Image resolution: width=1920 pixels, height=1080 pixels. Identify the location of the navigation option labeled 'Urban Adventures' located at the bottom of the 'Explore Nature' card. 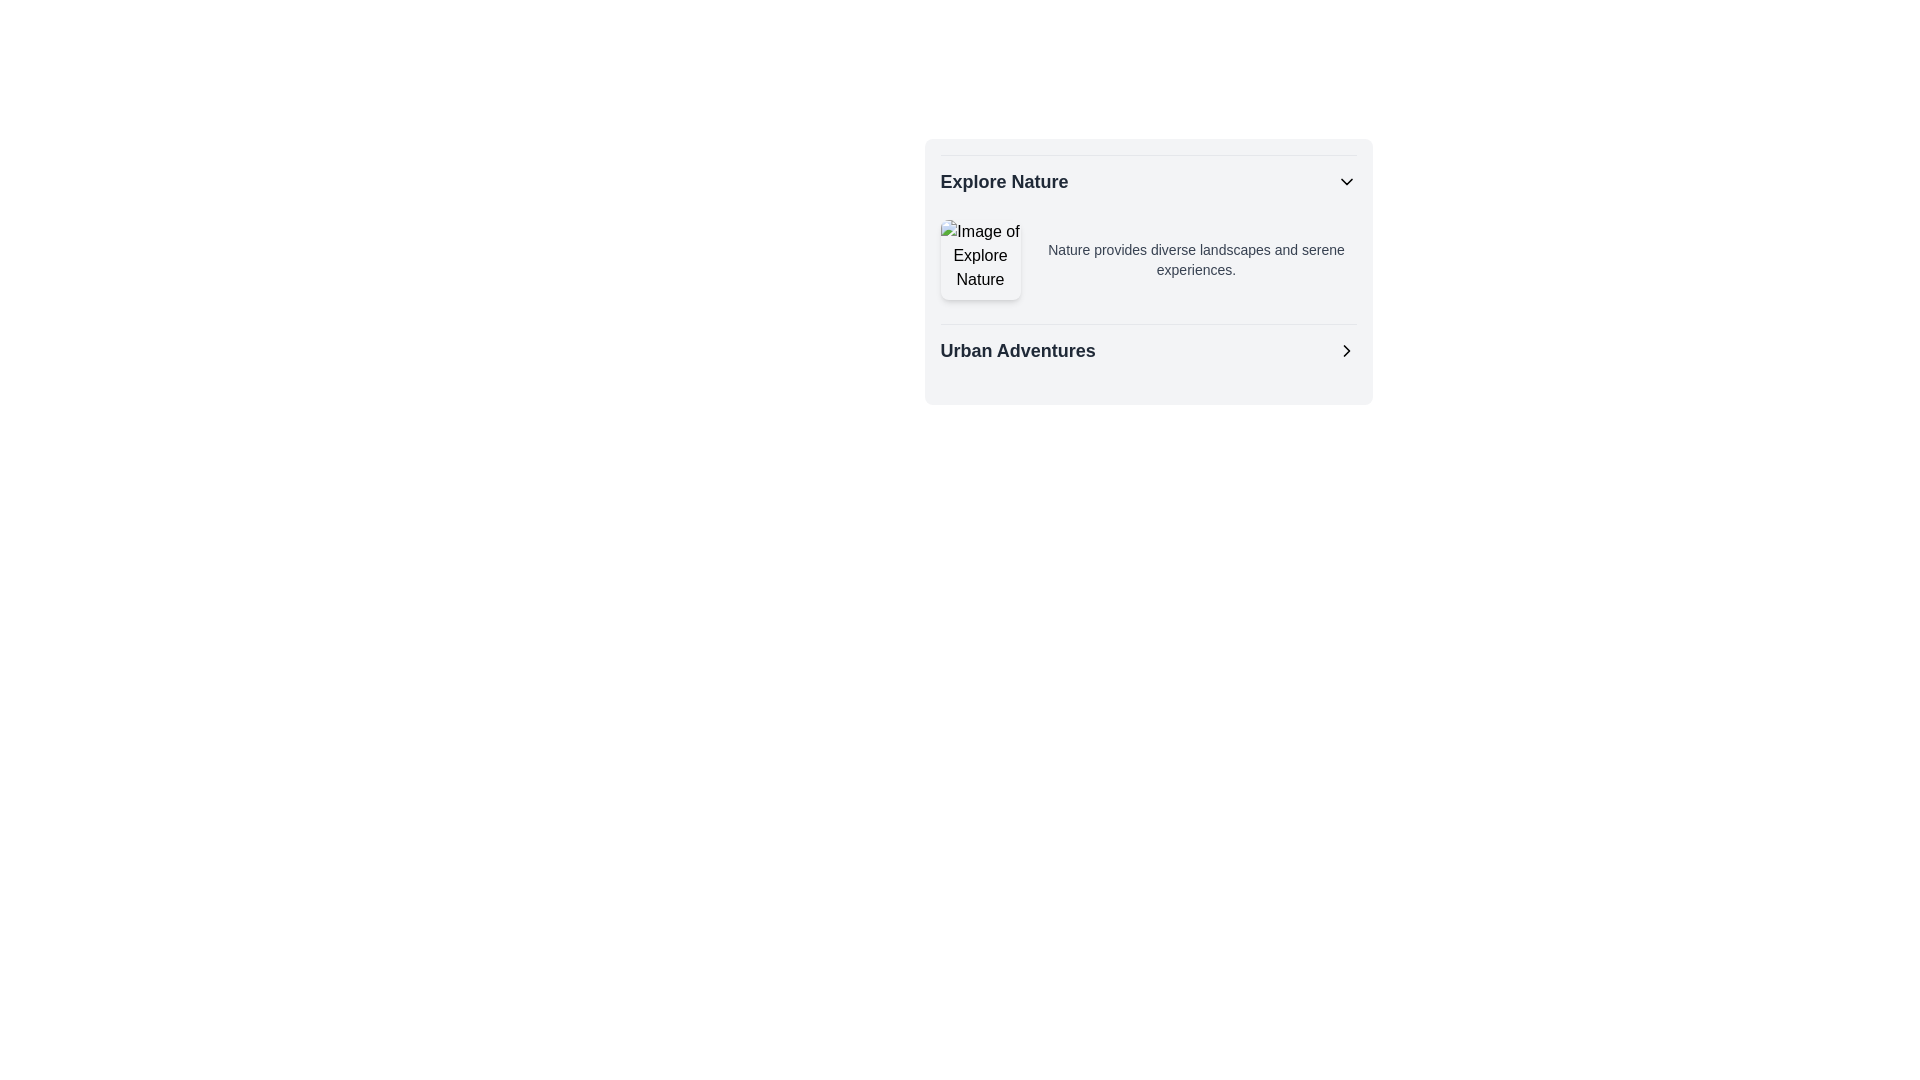
(1148, 349).